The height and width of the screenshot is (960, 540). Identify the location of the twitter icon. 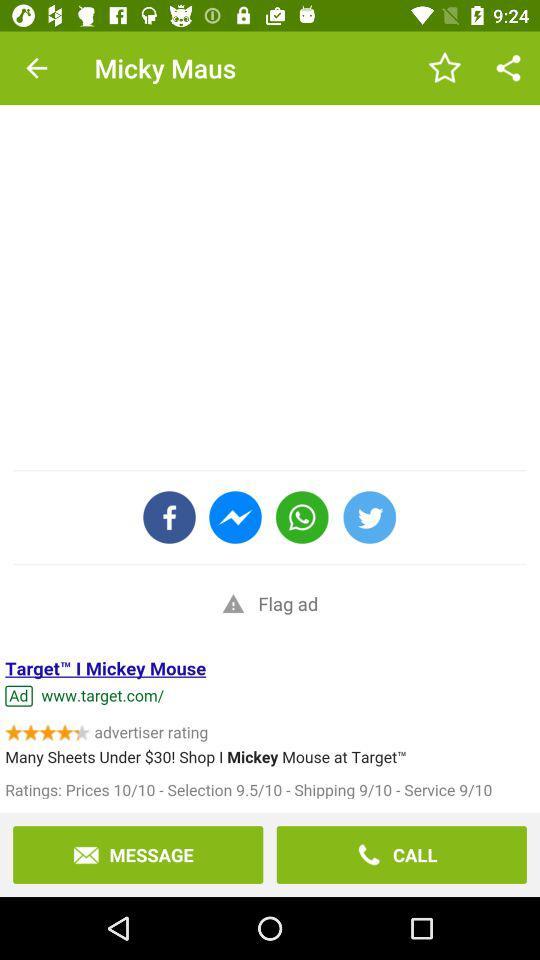
(368, 516).